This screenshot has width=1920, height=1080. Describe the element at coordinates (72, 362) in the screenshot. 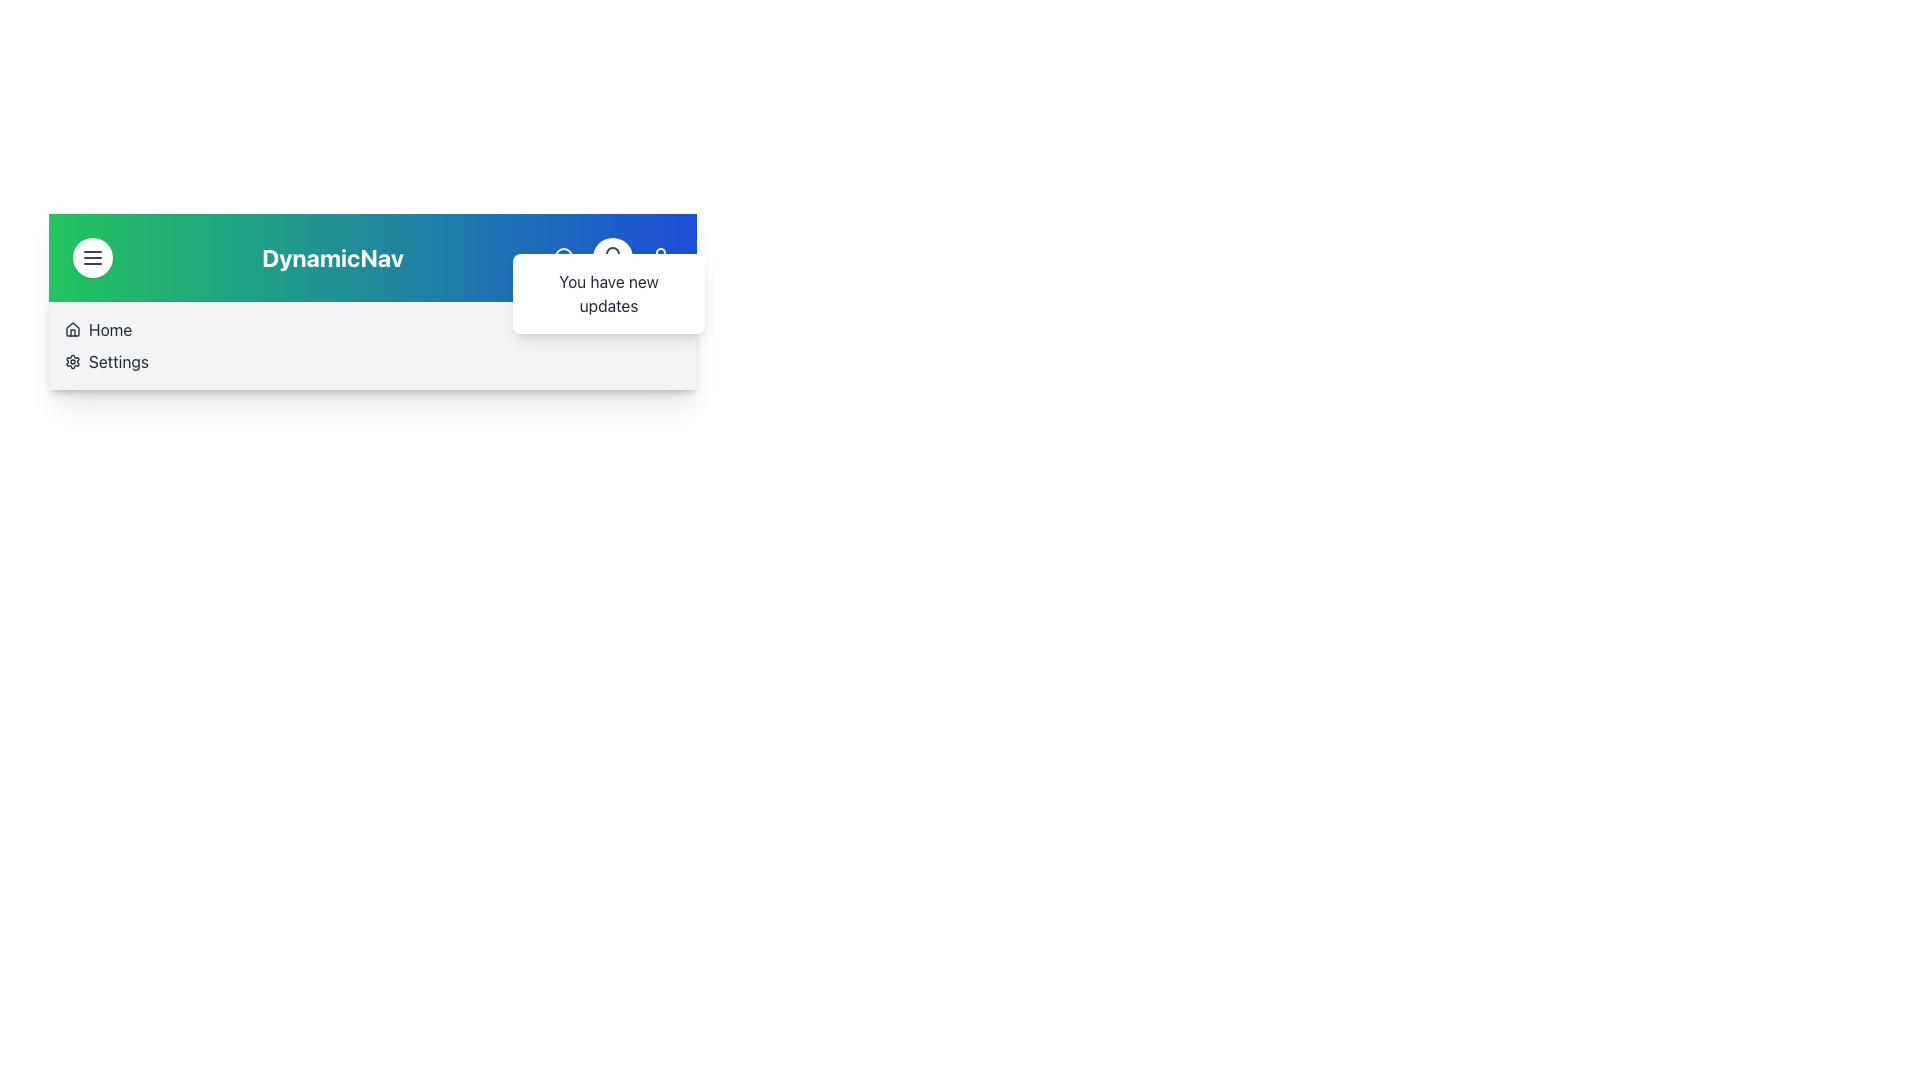

I see `the settings icon located at the leftmost position of the horizontal group containing the 'Settings' text label, positioned below the 'DynamicNav' branding section` at that location.